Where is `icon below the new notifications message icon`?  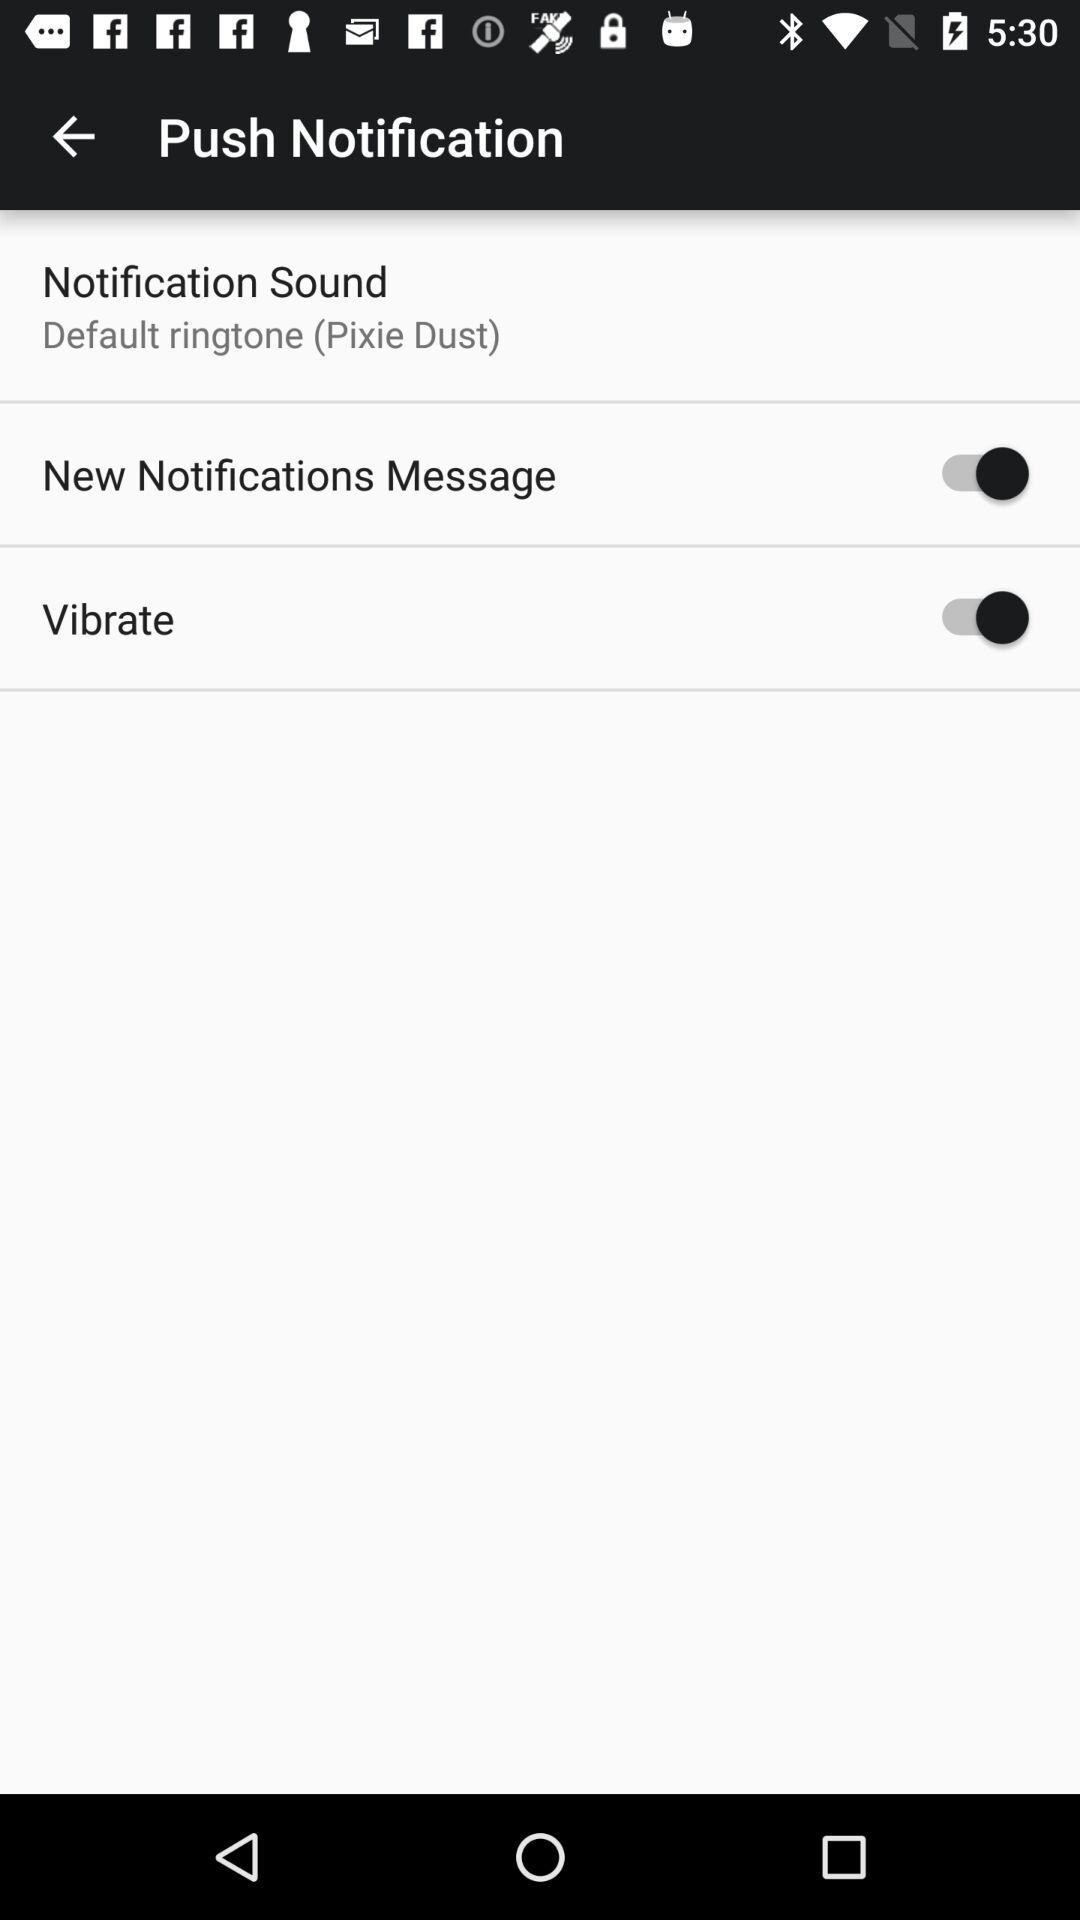
icon below the new notifications message icon is located at coordinates (108, 617).